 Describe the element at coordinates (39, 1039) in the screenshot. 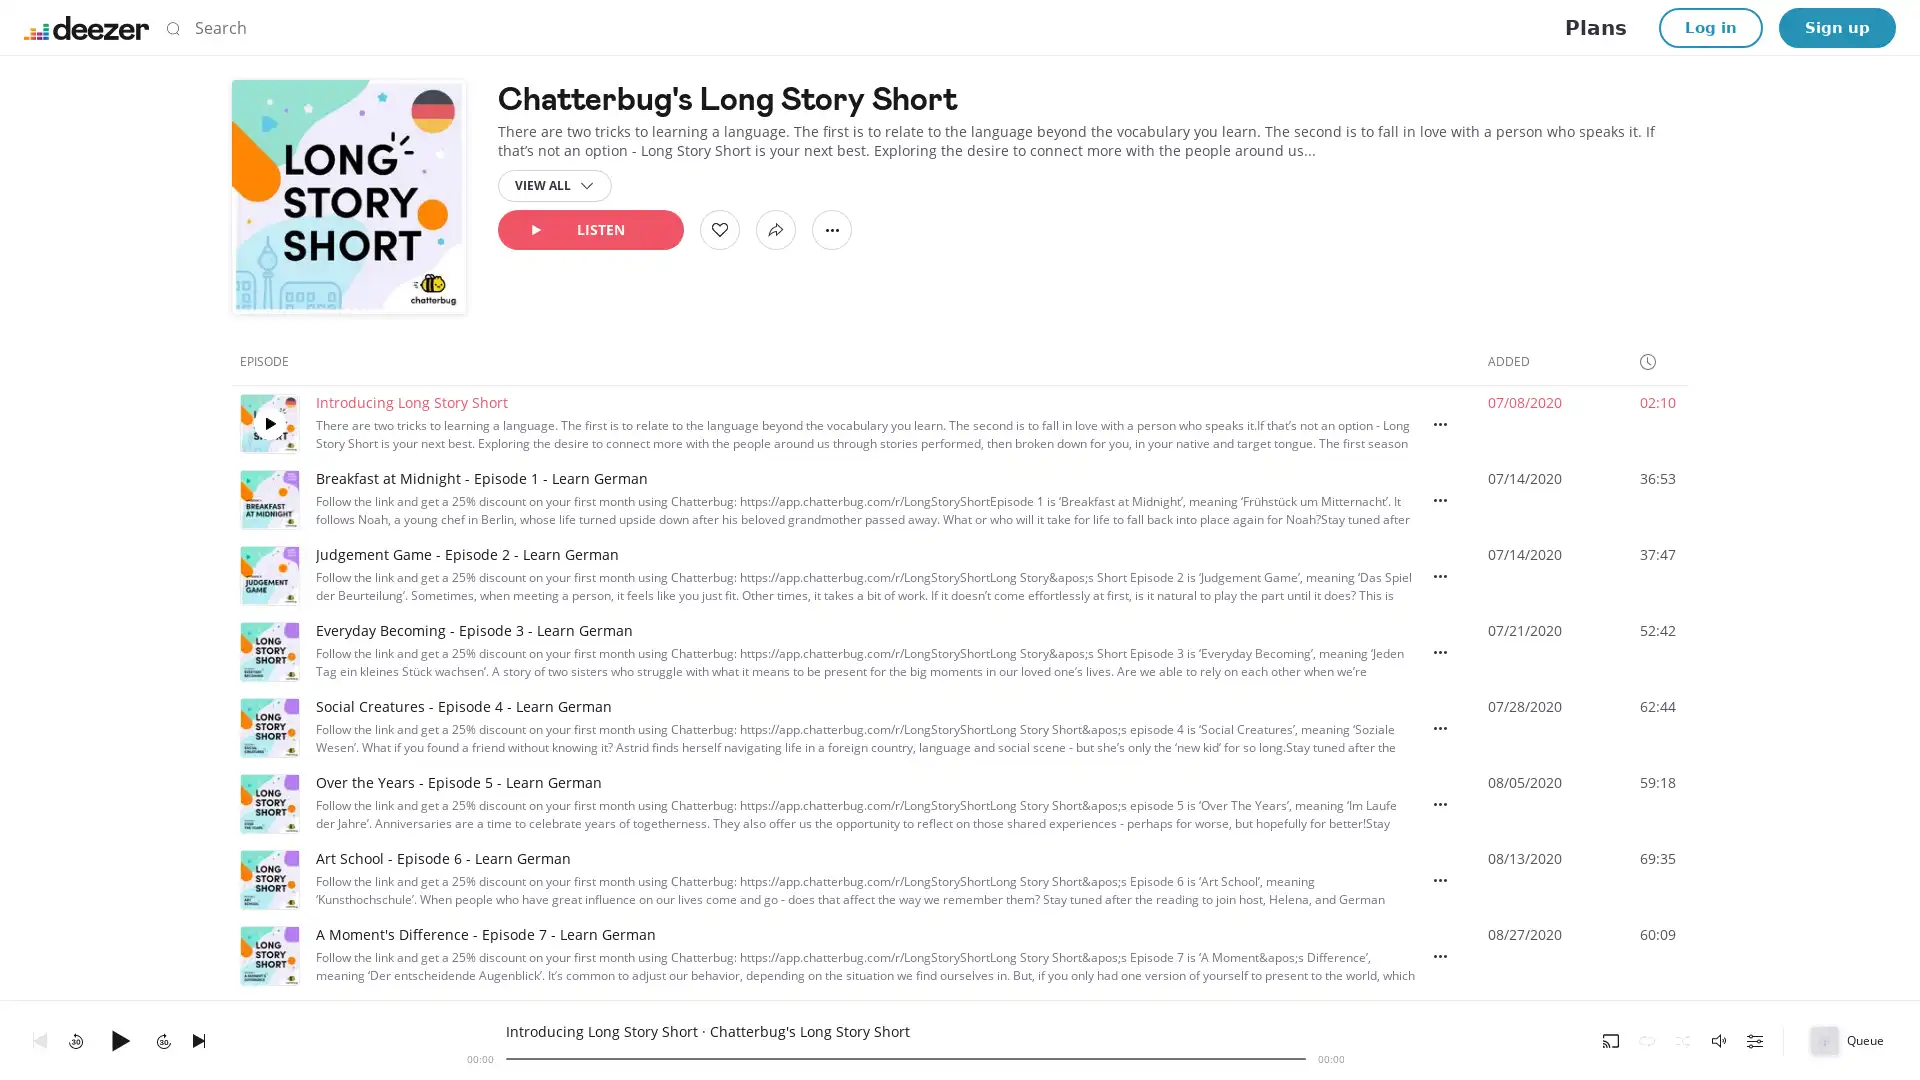

I see `Back` at that location.